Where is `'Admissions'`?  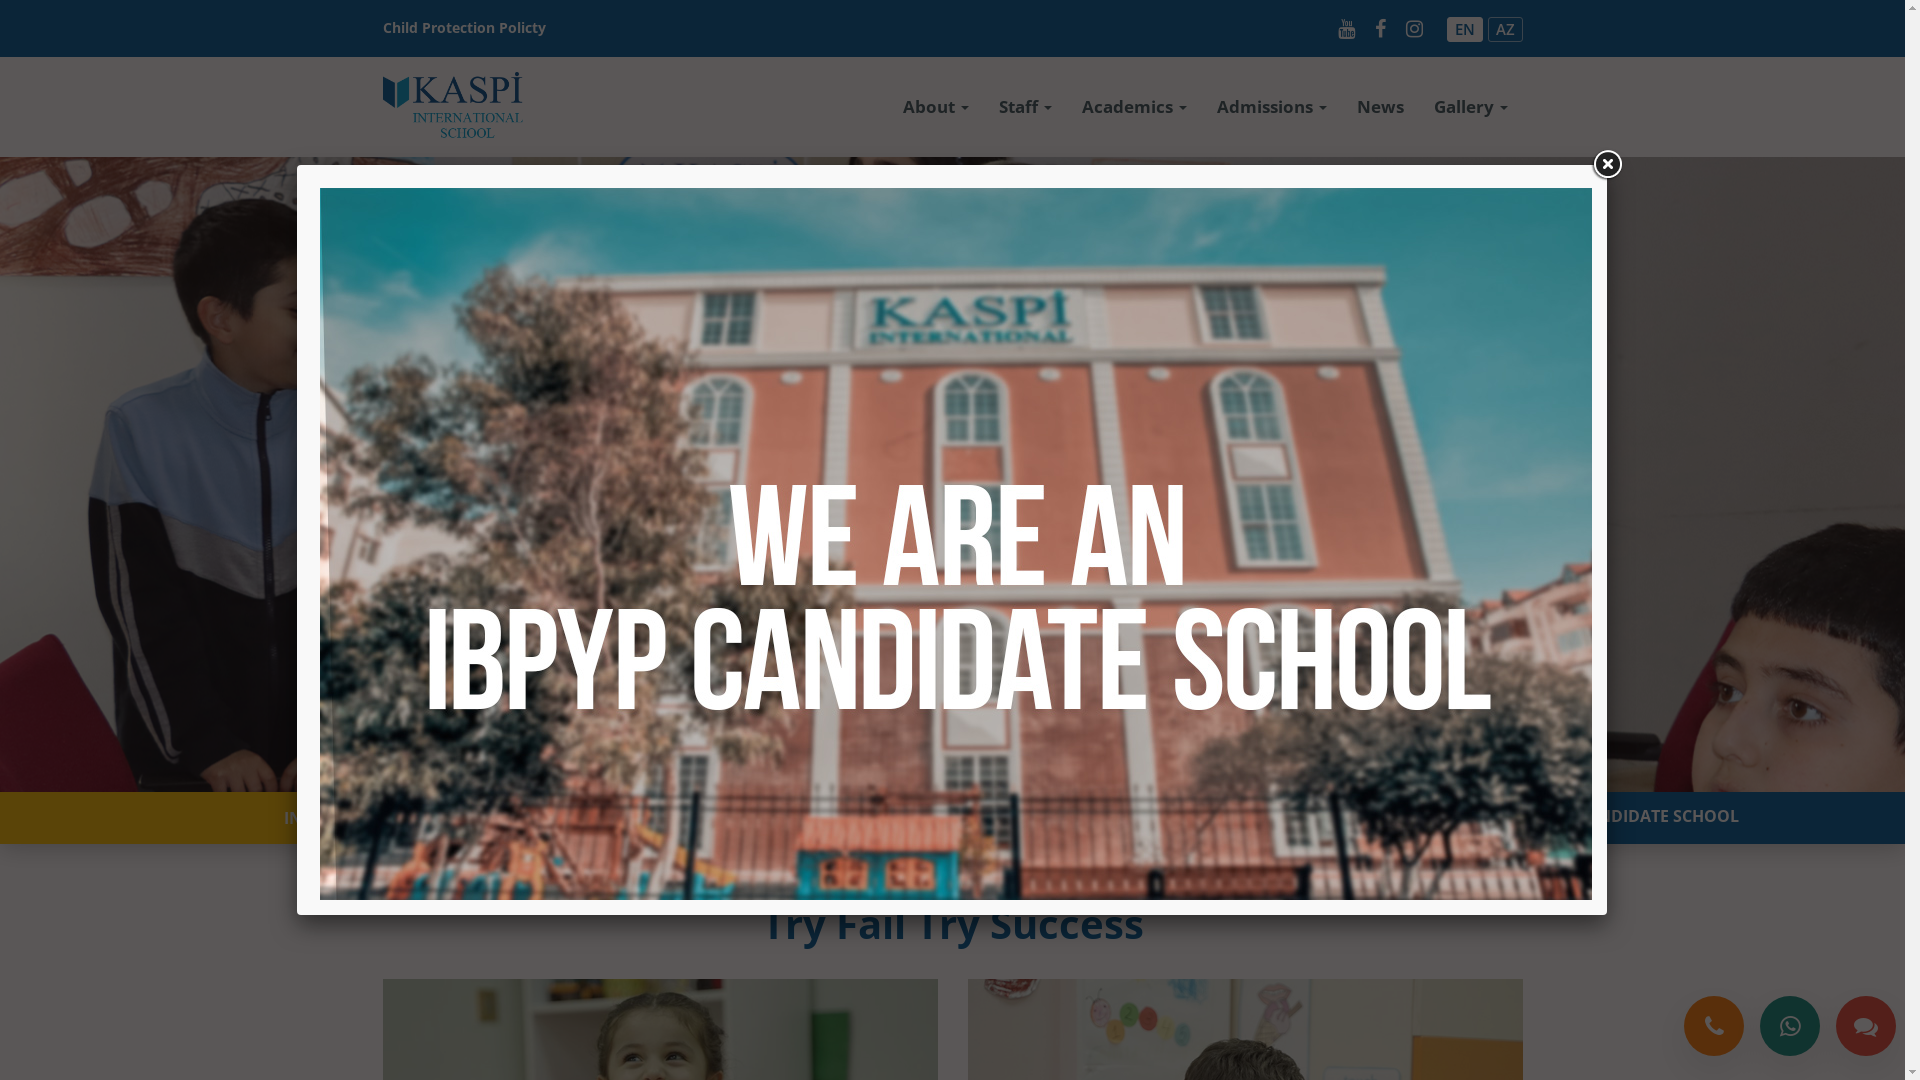
'Admissions' is located at coordinates (1271, 107).